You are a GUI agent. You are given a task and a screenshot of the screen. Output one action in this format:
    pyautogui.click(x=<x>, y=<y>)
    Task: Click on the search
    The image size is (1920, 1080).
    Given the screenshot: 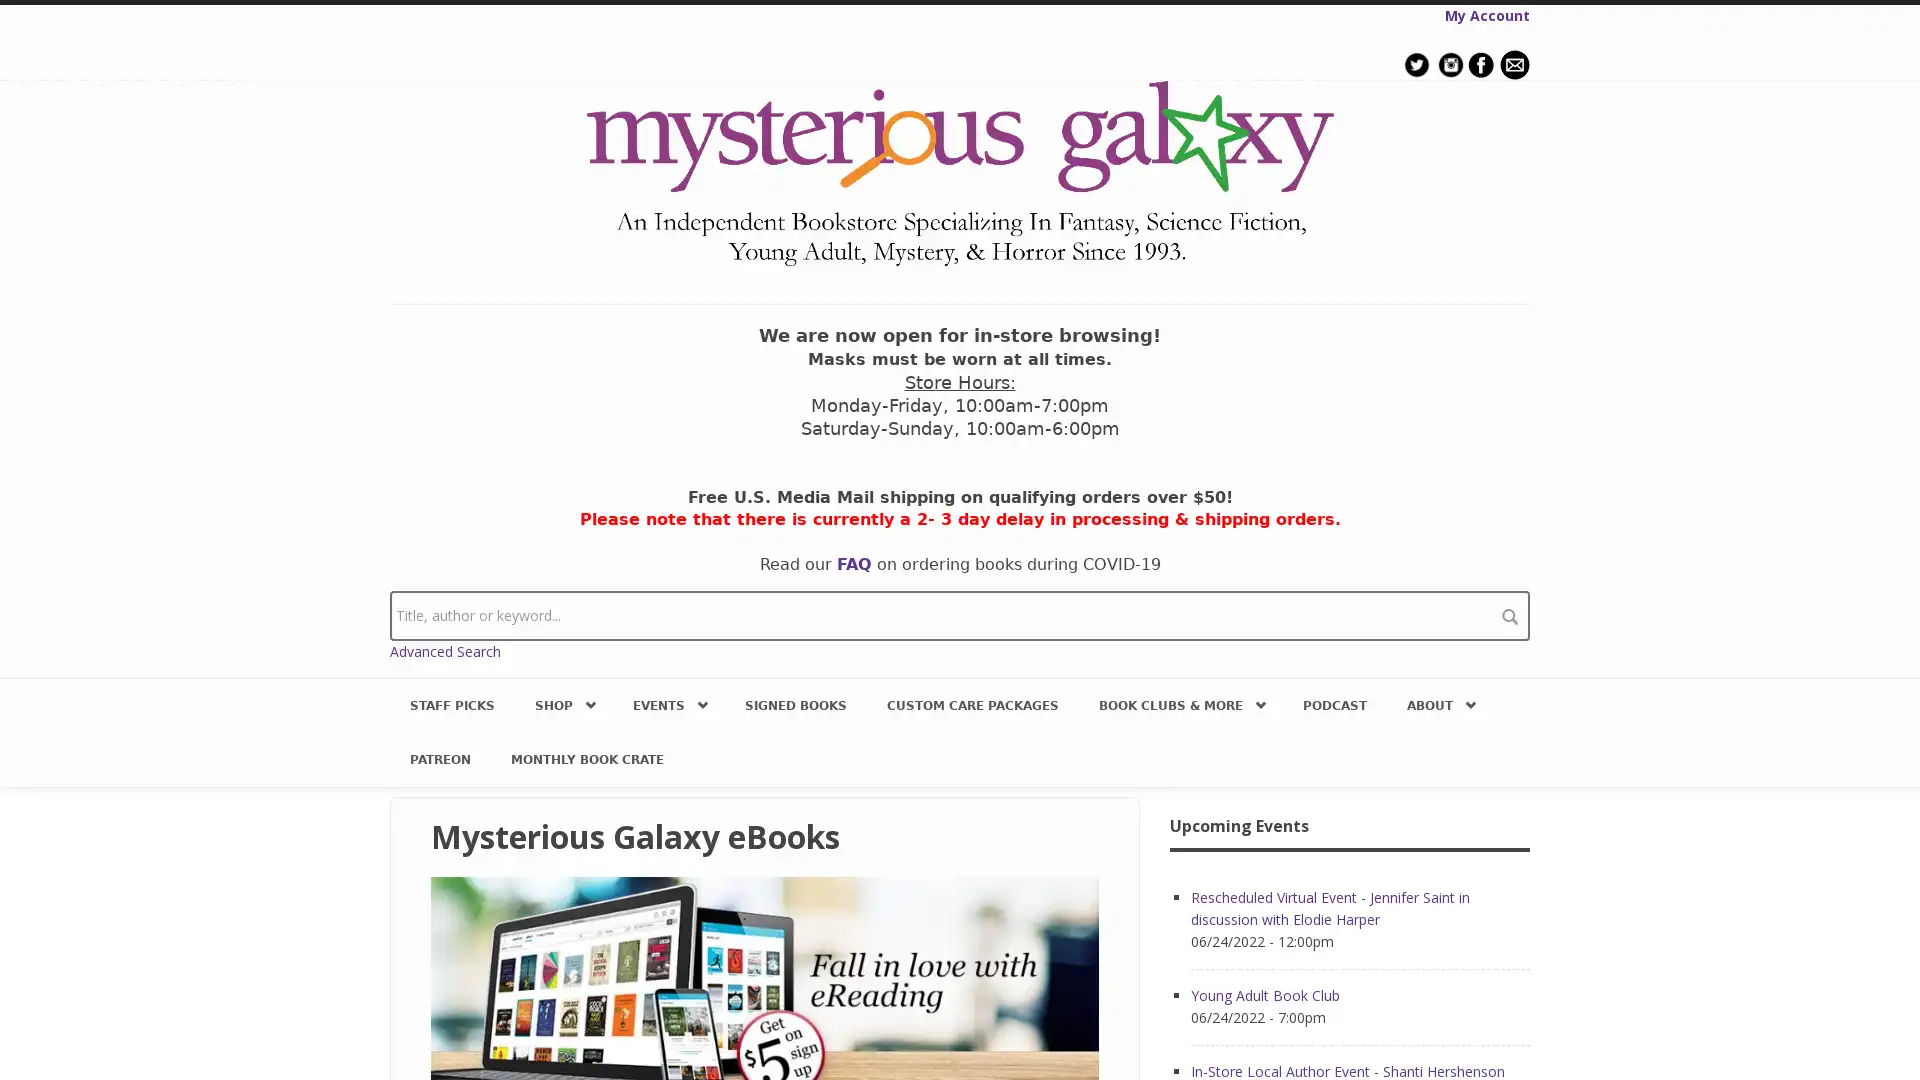 What is the action you would take?
    pyautogui.click(x=1510, y=615)
    